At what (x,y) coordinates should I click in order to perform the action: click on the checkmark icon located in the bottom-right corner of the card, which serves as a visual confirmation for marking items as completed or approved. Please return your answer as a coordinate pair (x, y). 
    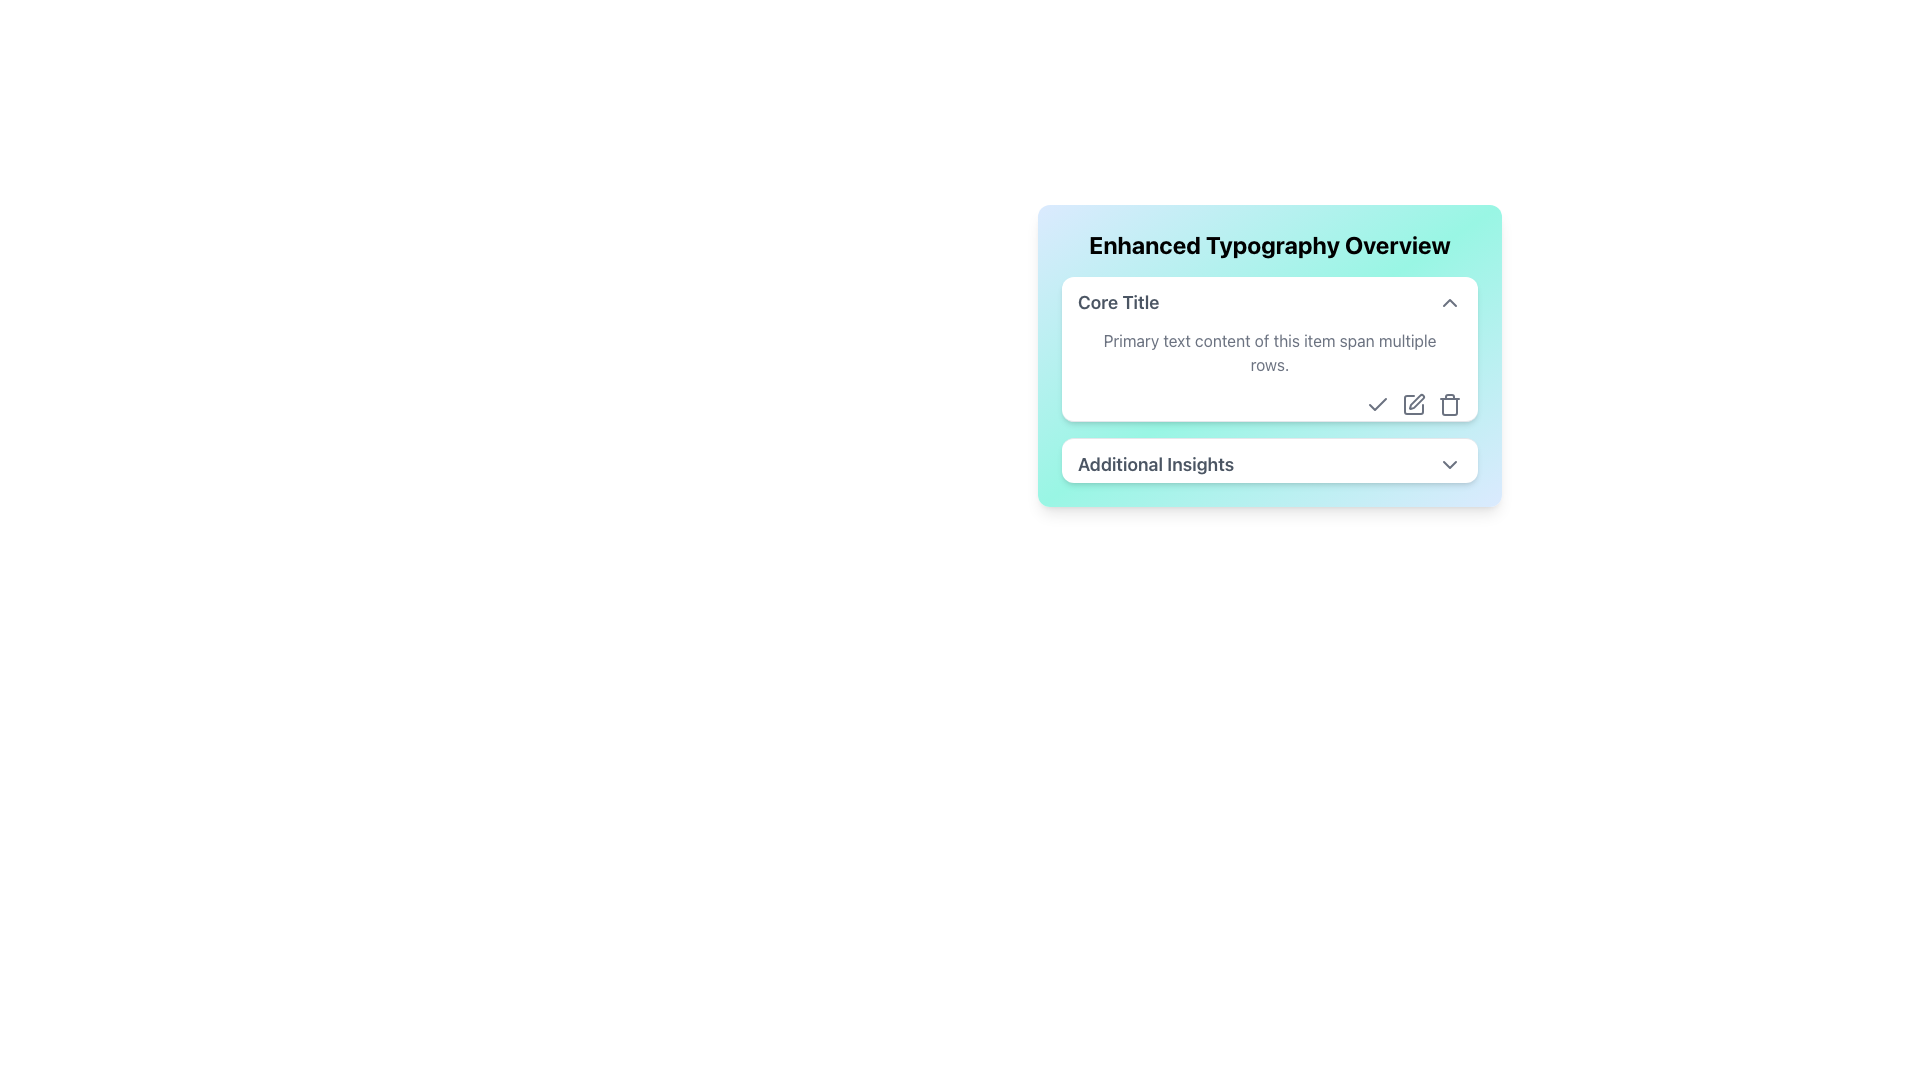
    Looking at the image, I should click on (1376, 404).